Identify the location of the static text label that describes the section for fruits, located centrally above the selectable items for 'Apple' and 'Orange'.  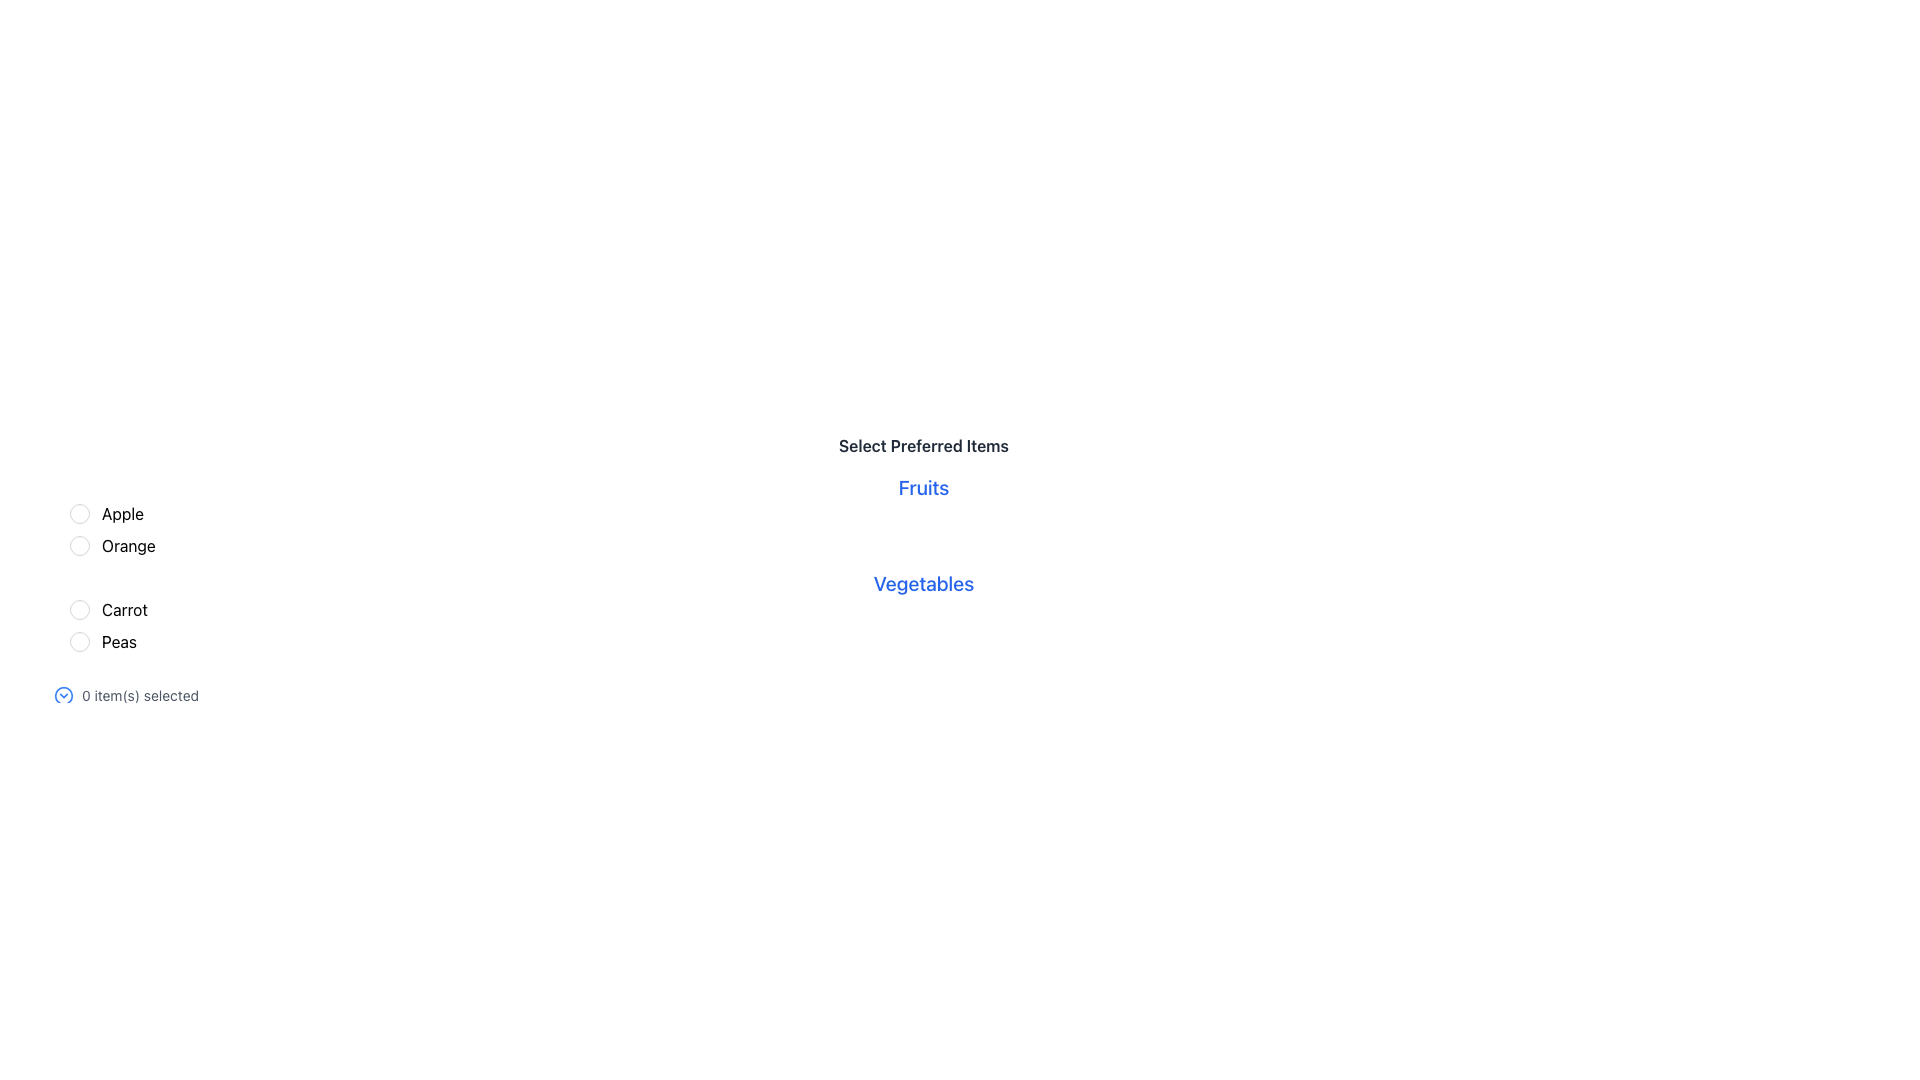
(923, 488).